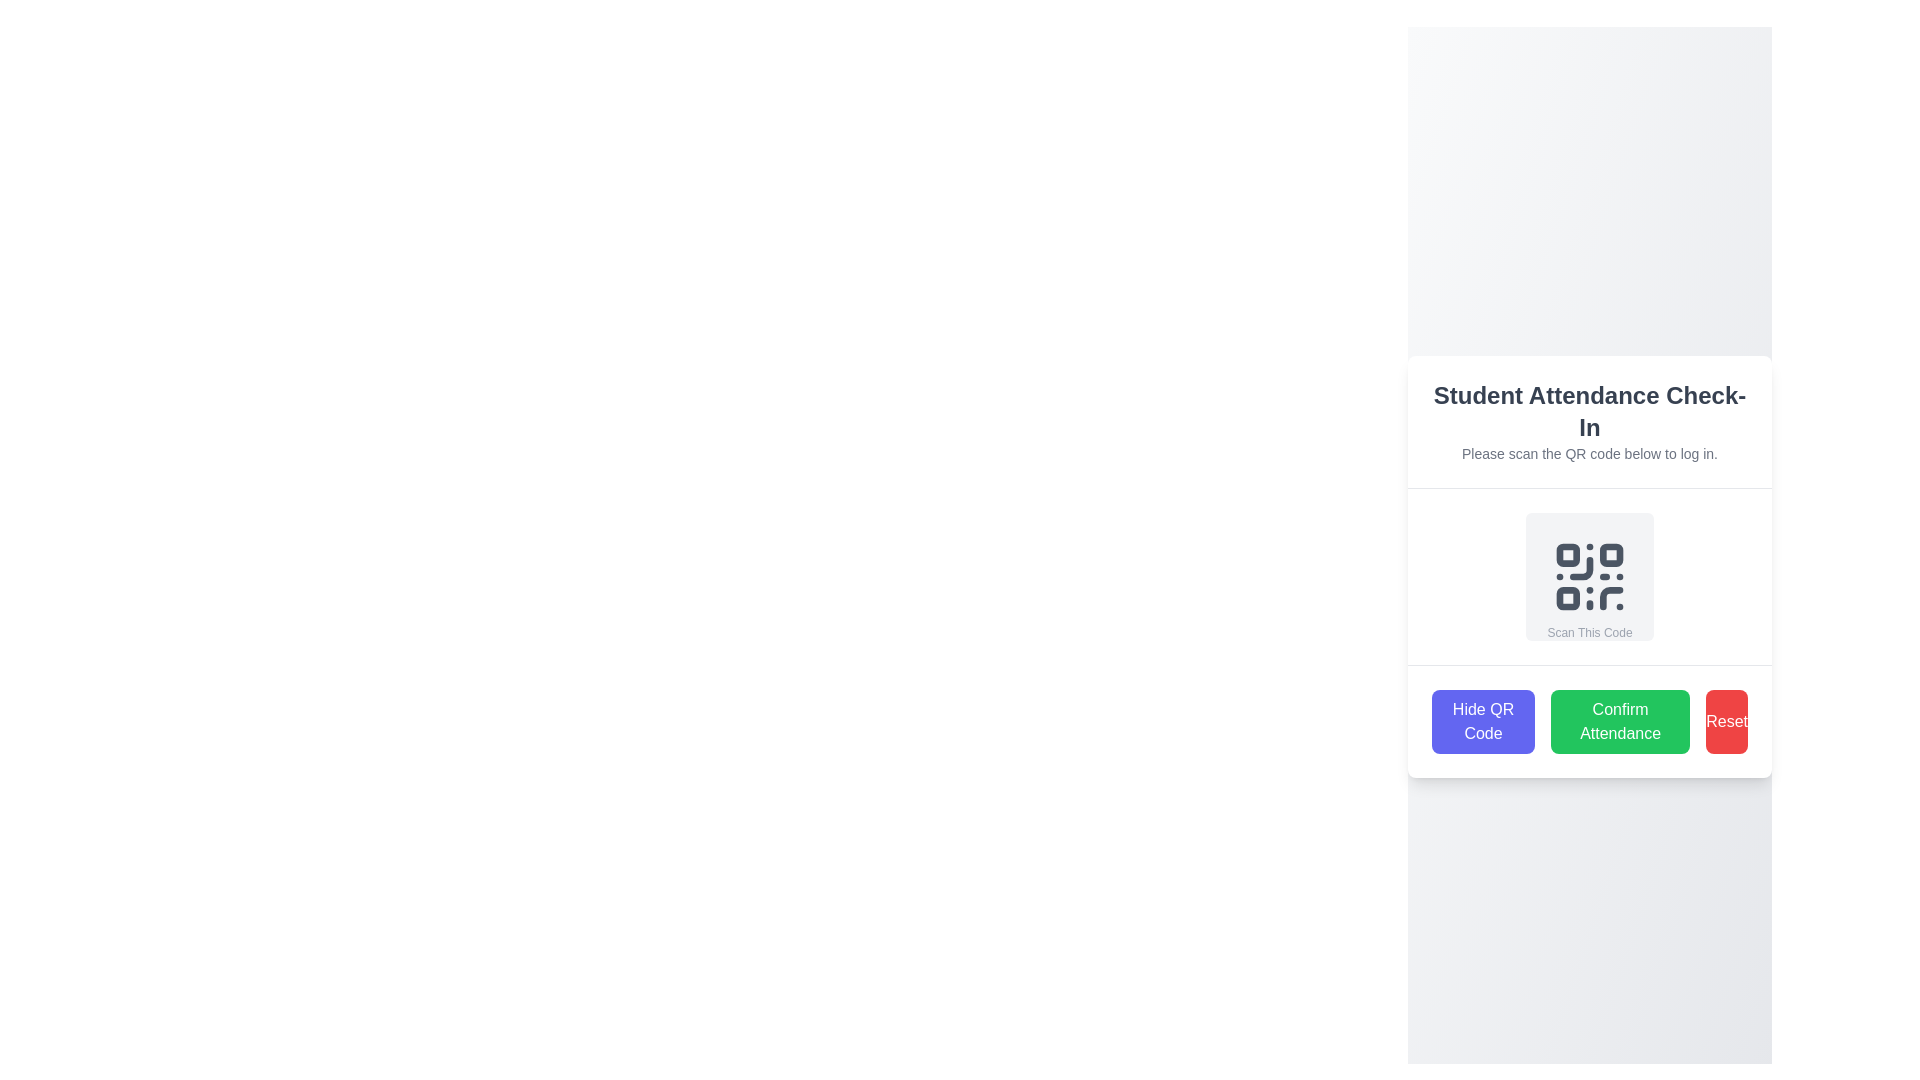 The image size is (1920, 1080). I want to click on the middle button in the row of three buttons to confirm attendance in the system, so click(1588, 721).